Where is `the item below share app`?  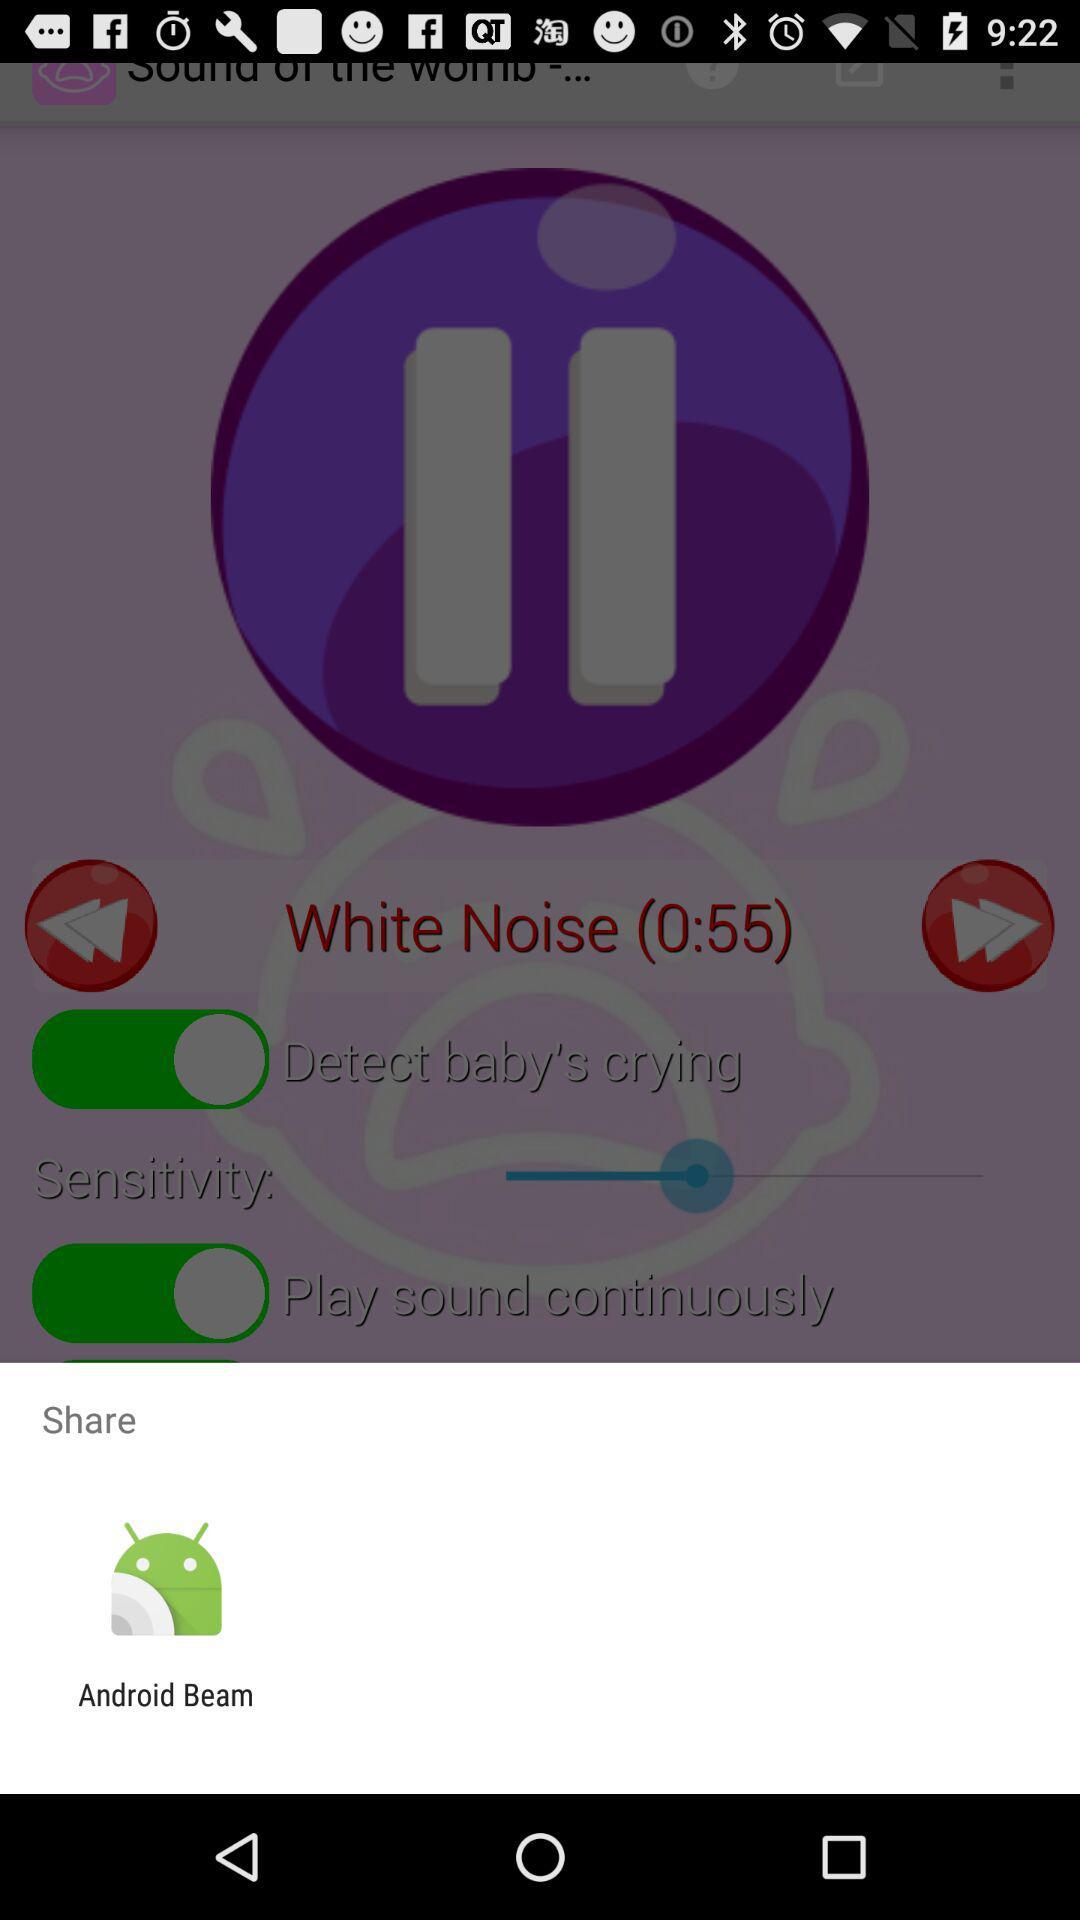
the item below share app is located at coordinates (165, 1579).